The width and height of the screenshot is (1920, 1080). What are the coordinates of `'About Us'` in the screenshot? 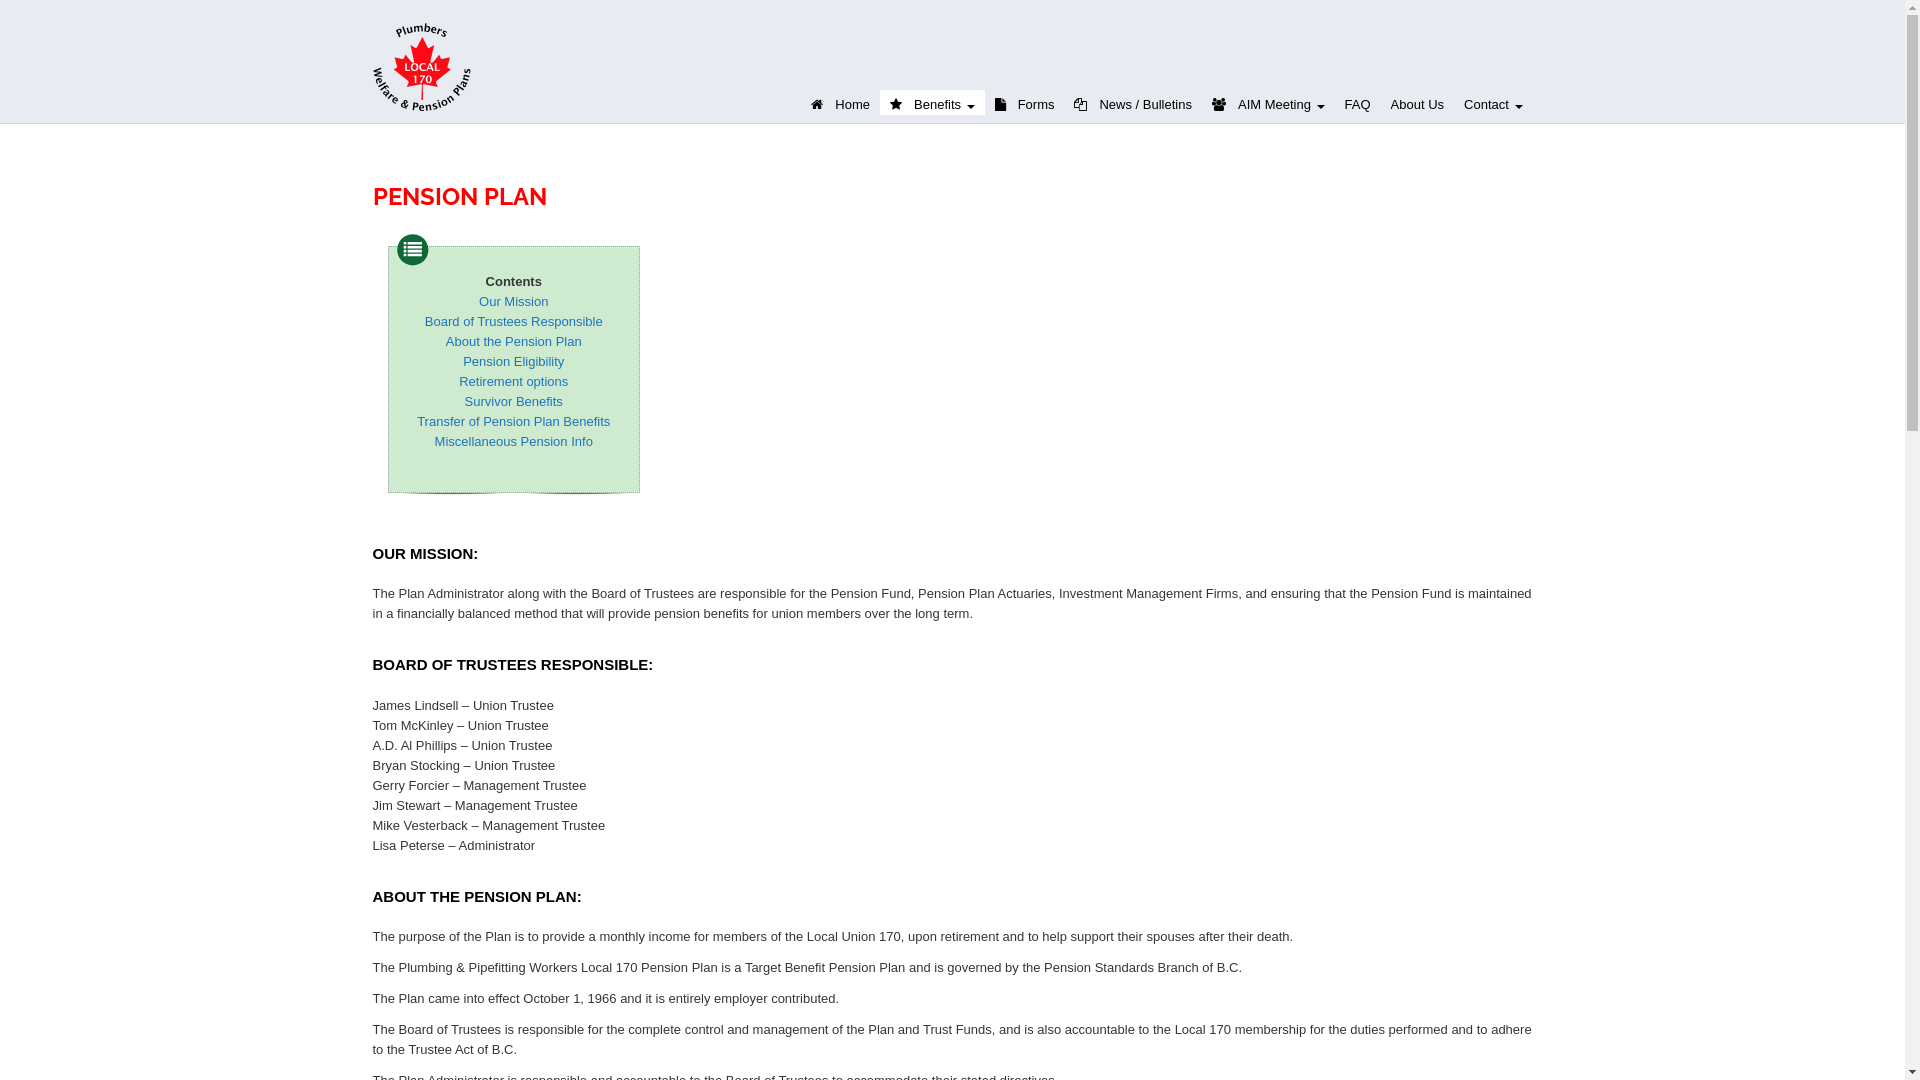 It's located at (1416, 102).